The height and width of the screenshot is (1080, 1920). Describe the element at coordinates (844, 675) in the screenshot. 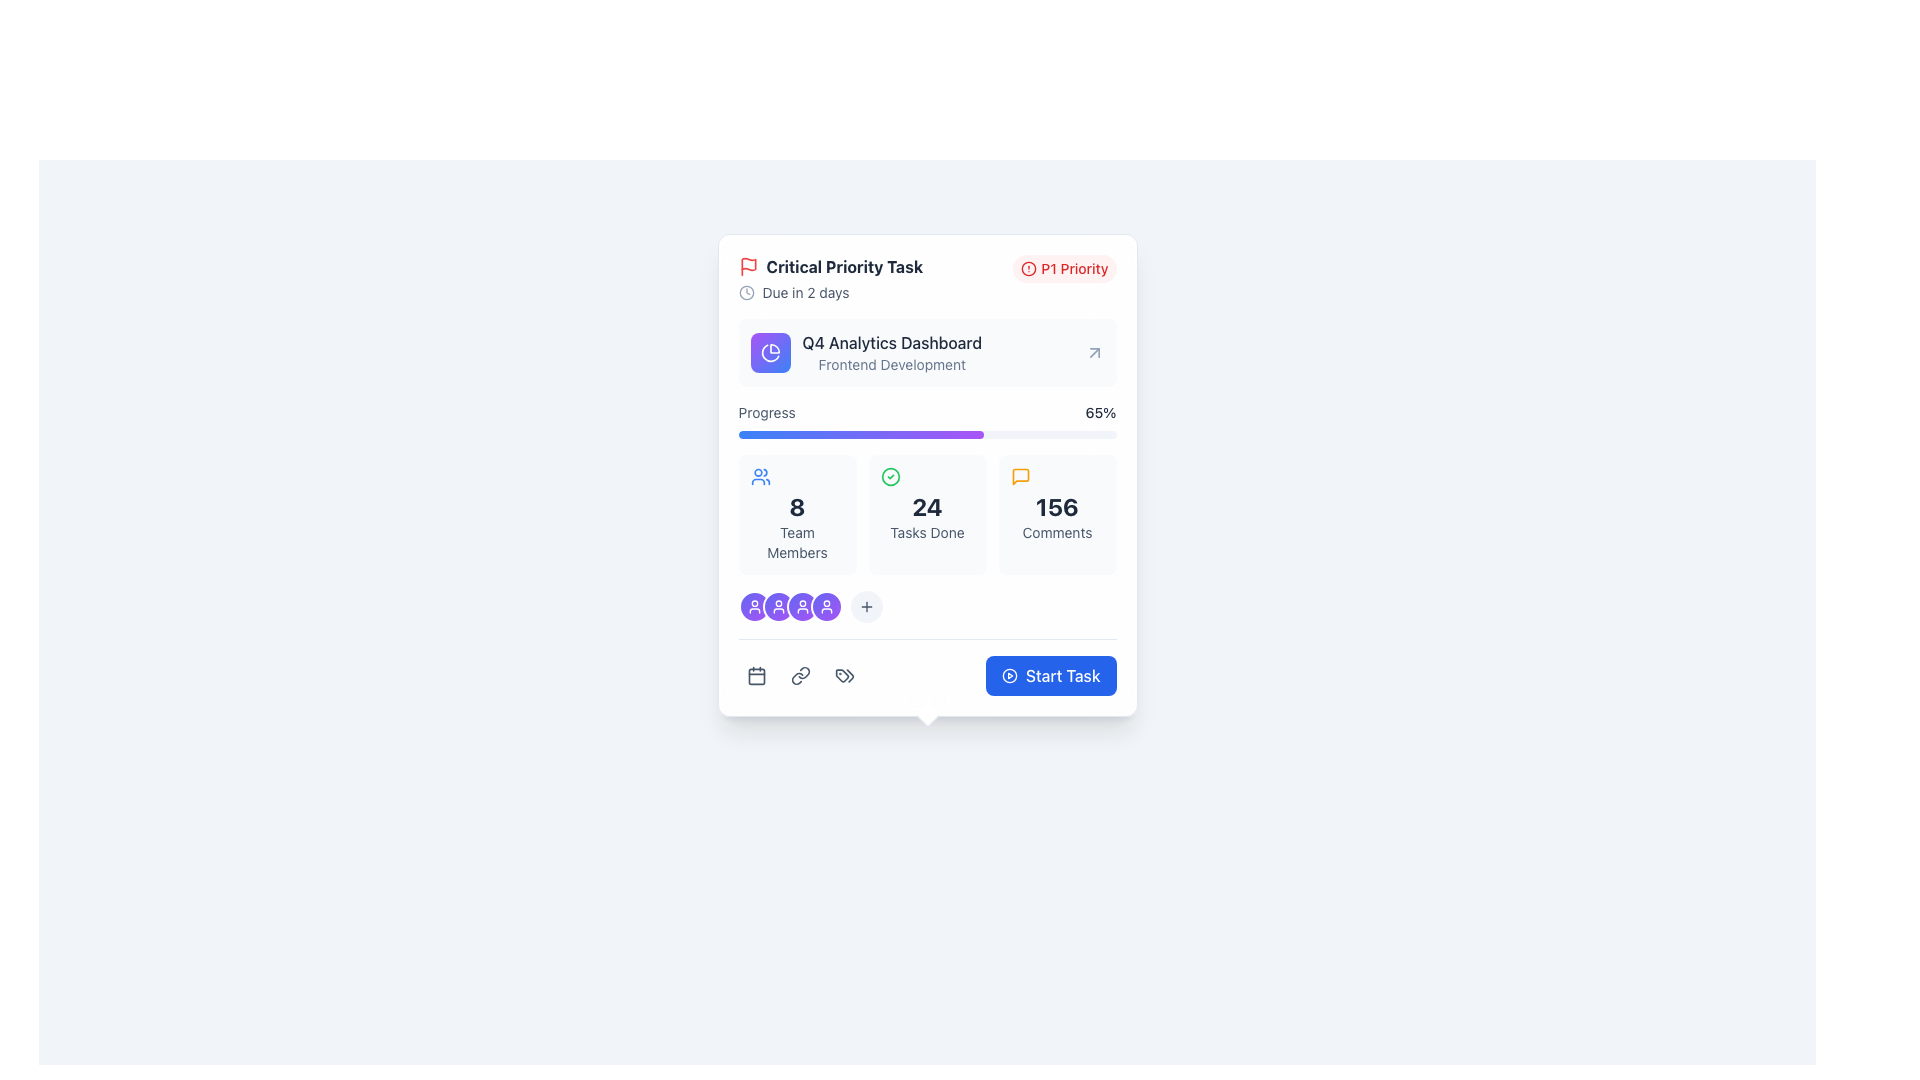

I see `the third button from the left, which features a tag icon with rounded corners` at that location.